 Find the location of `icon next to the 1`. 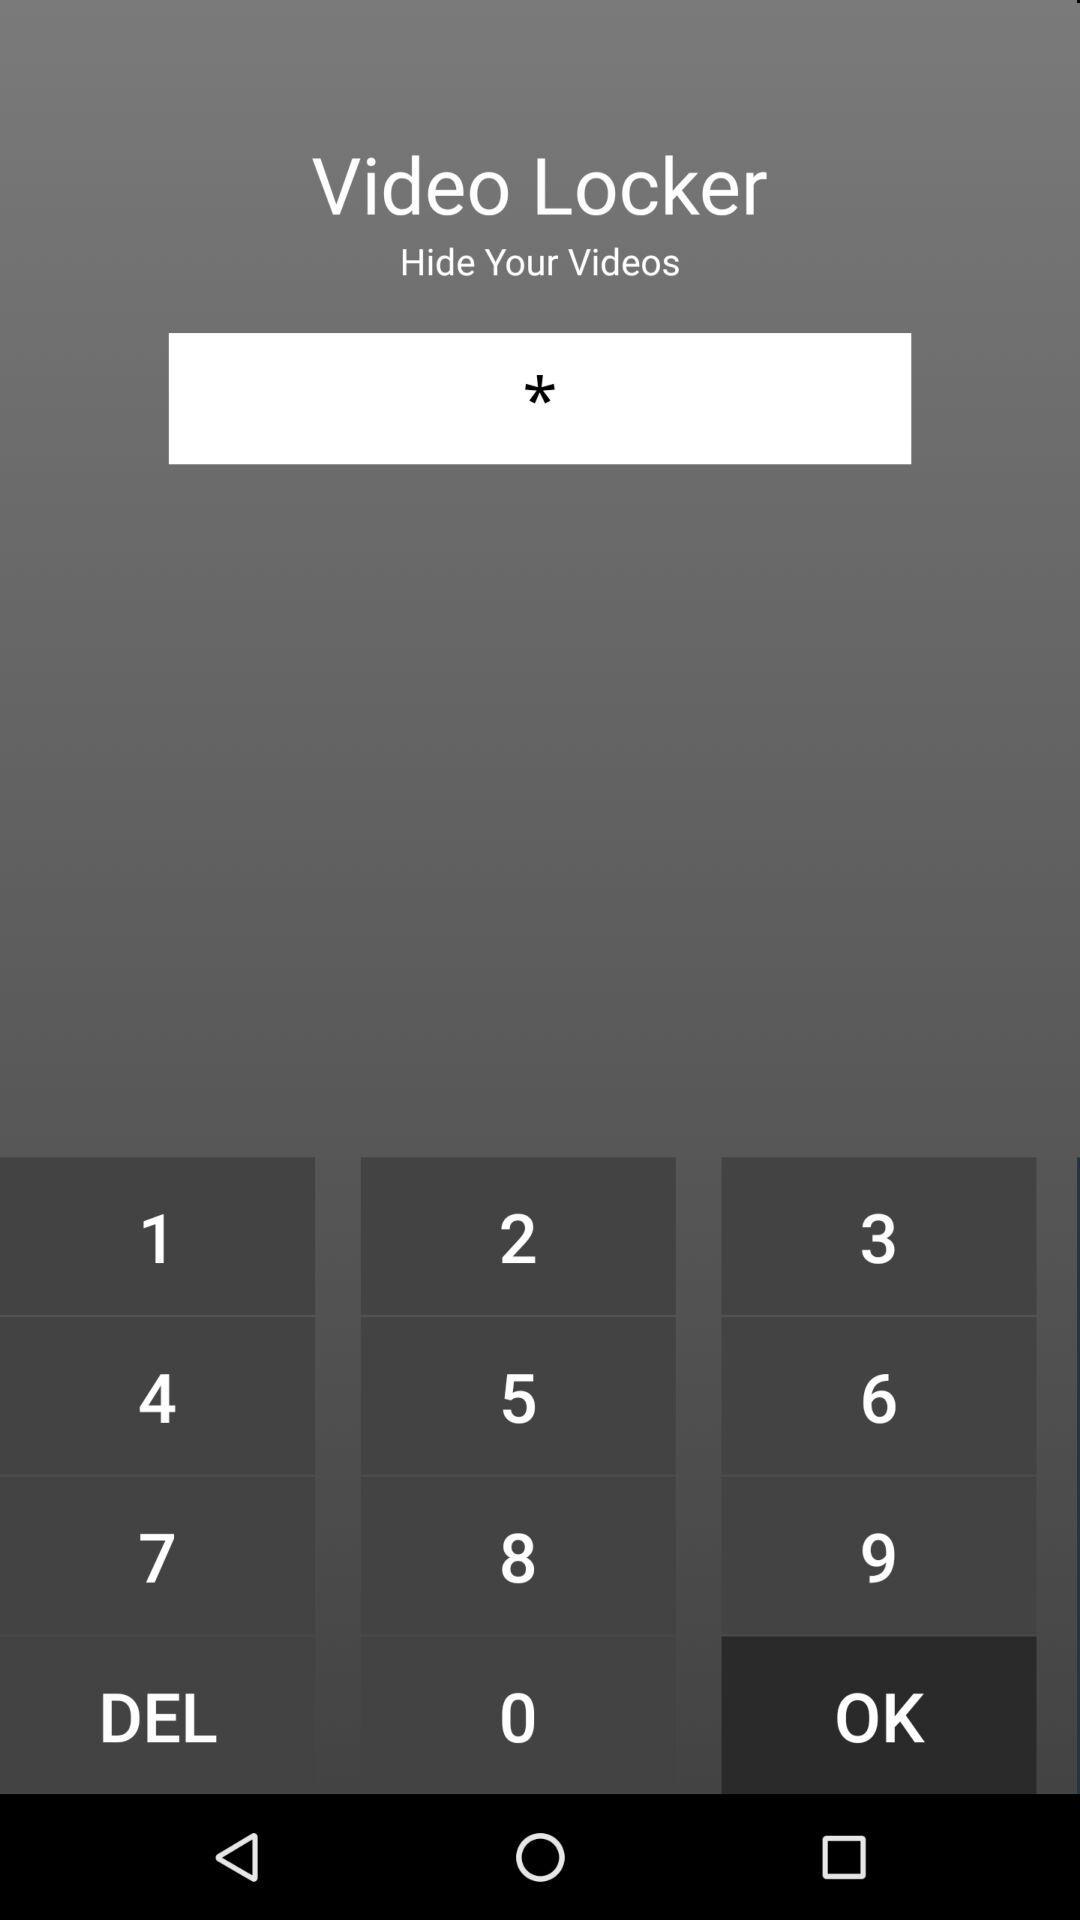

icon next to the 1 is located at coordinates (517, 1394).